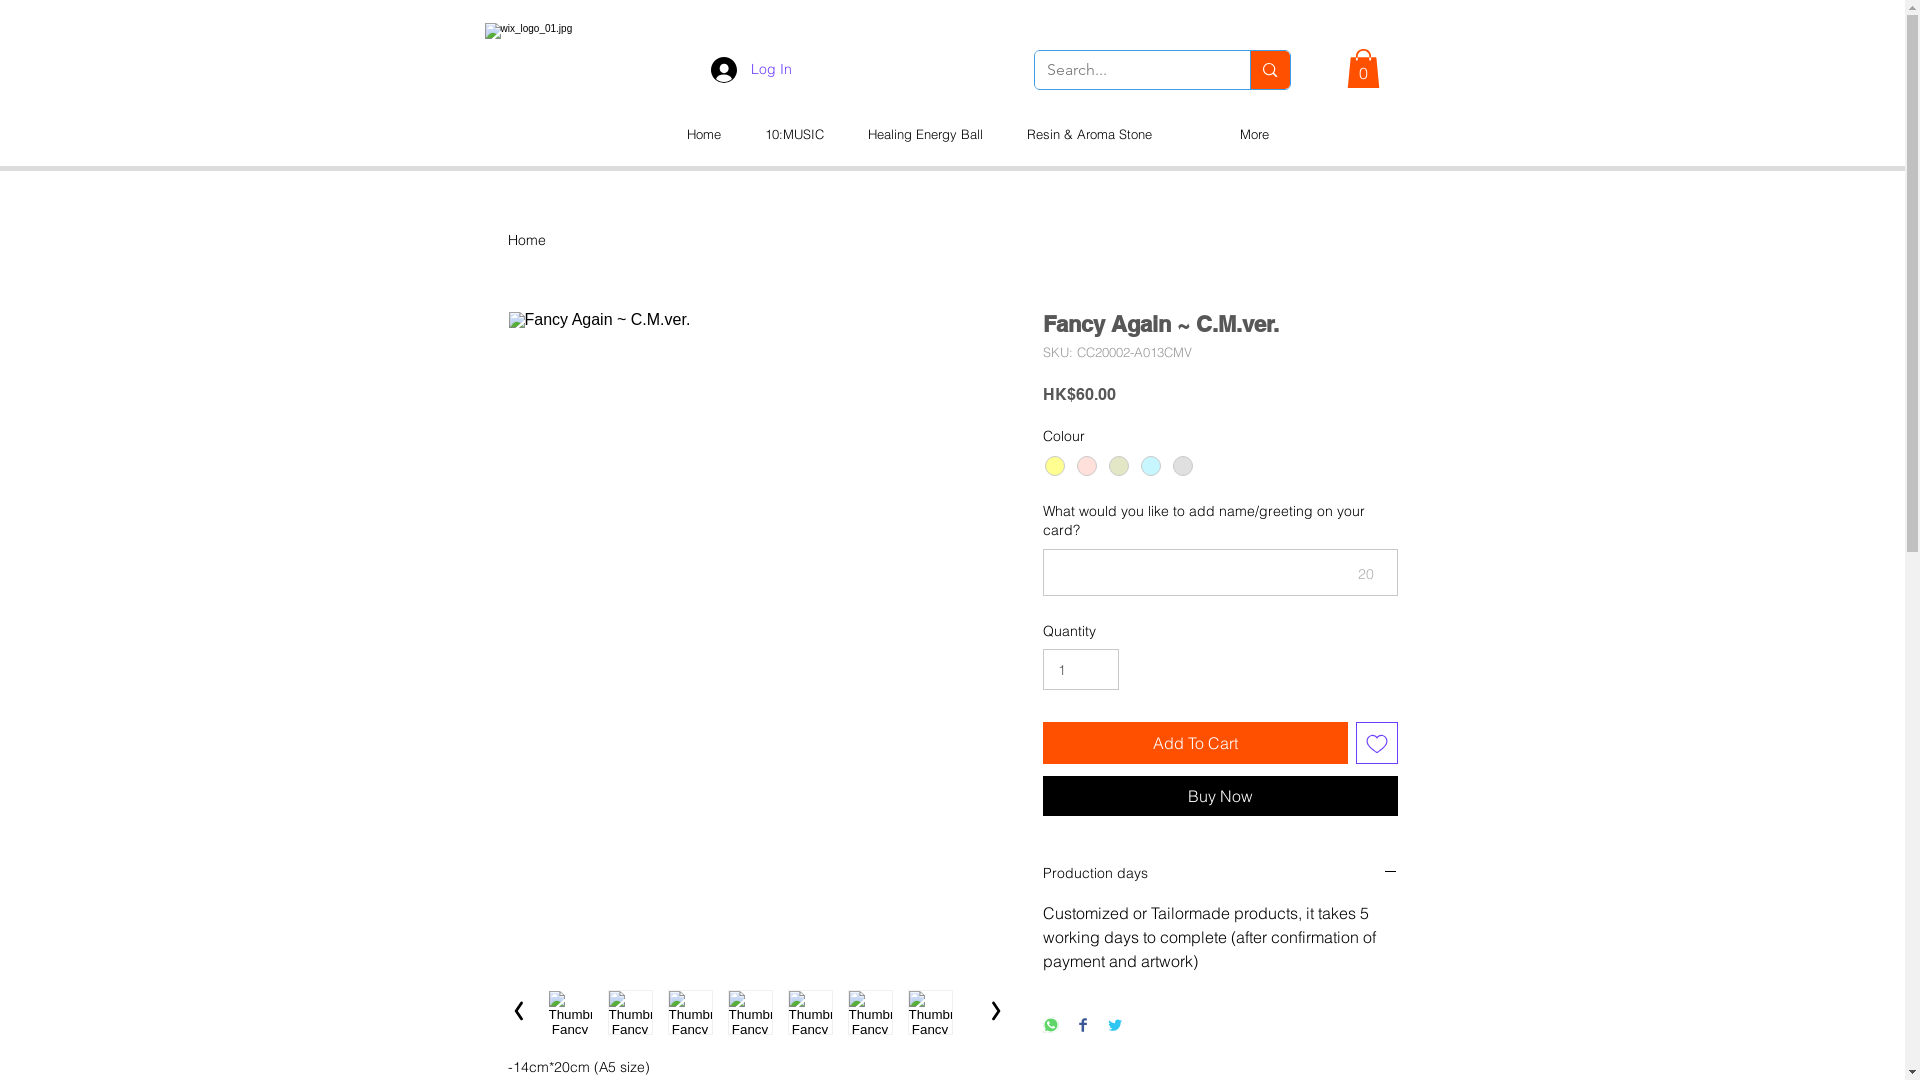 This screenshot has width=1920, height=1080. I want to click on 'Healing Energy Ball', so click(845, 134).